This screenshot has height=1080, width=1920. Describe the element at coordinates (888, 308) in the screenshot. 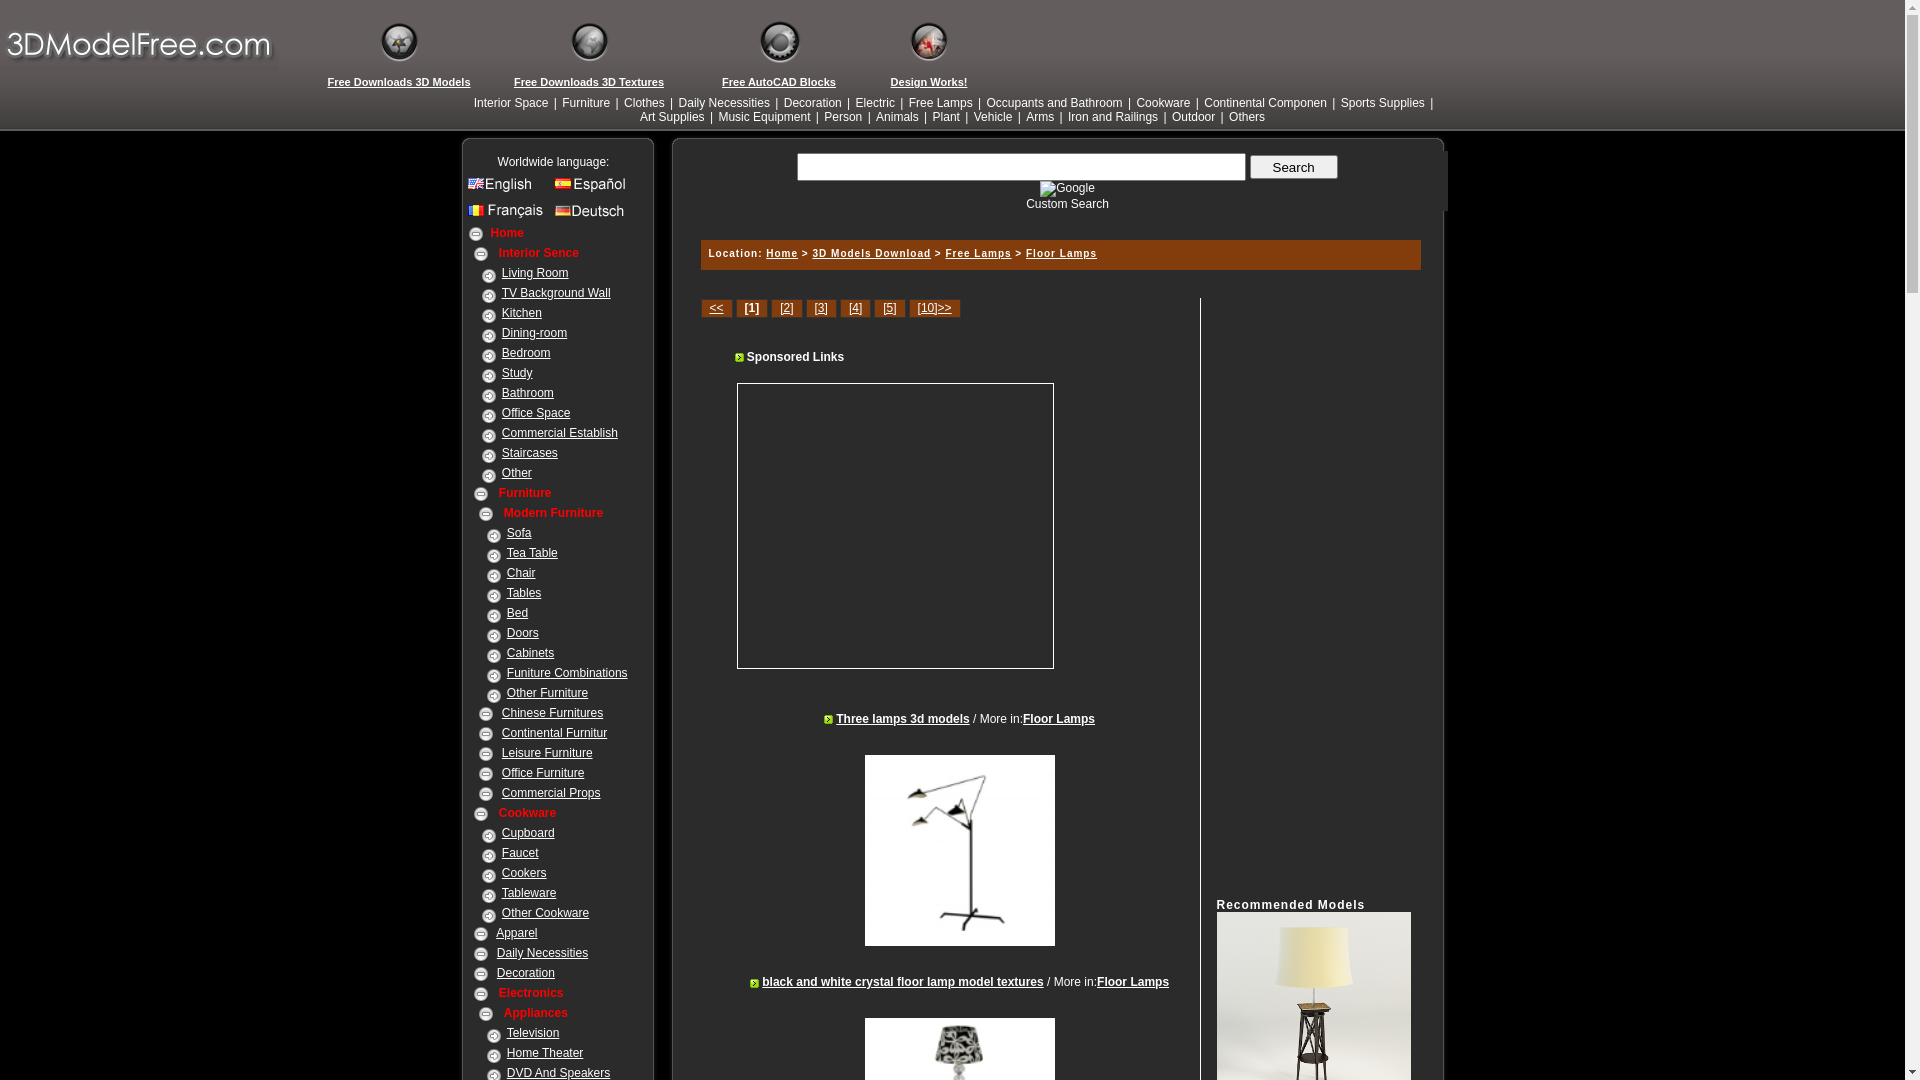

I see `'[5]'` at that location.